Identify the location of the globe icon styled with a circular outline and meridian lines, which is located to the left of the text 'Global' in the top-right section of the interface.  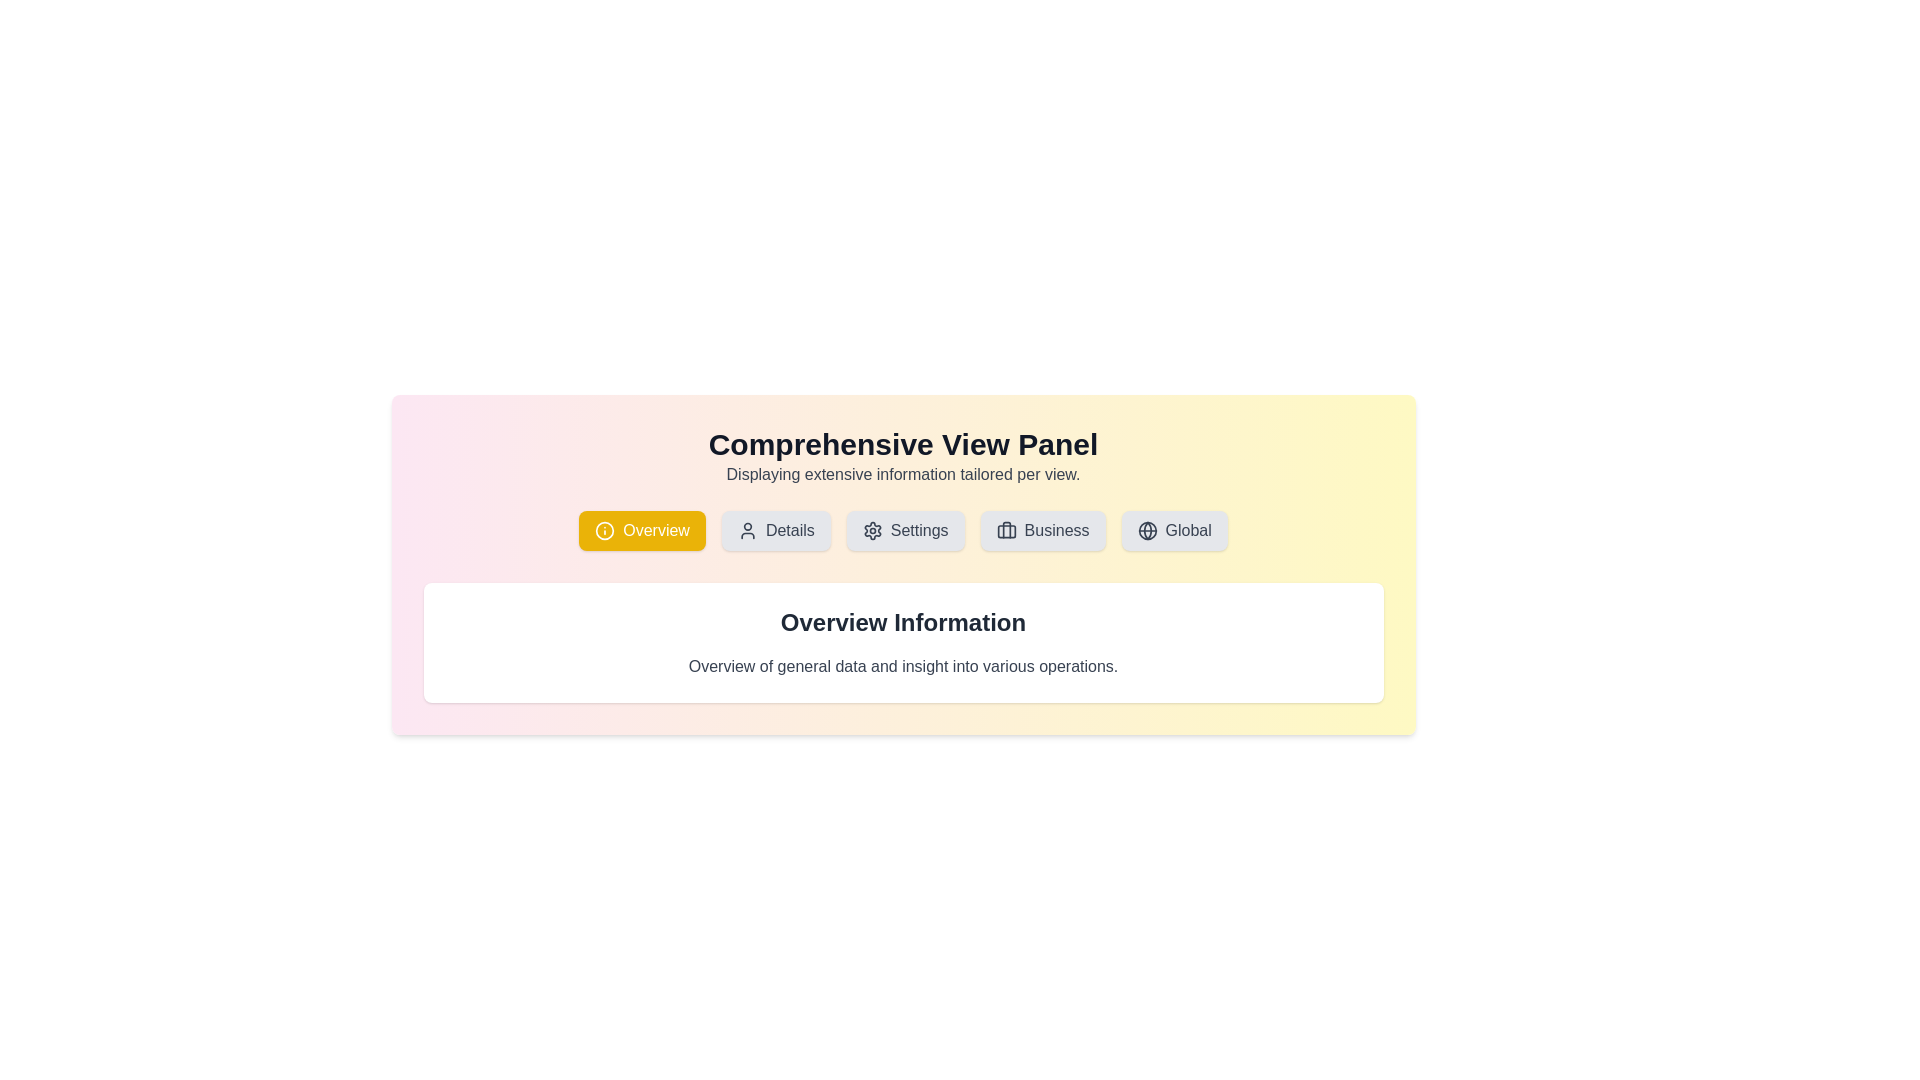
(1147, 530).